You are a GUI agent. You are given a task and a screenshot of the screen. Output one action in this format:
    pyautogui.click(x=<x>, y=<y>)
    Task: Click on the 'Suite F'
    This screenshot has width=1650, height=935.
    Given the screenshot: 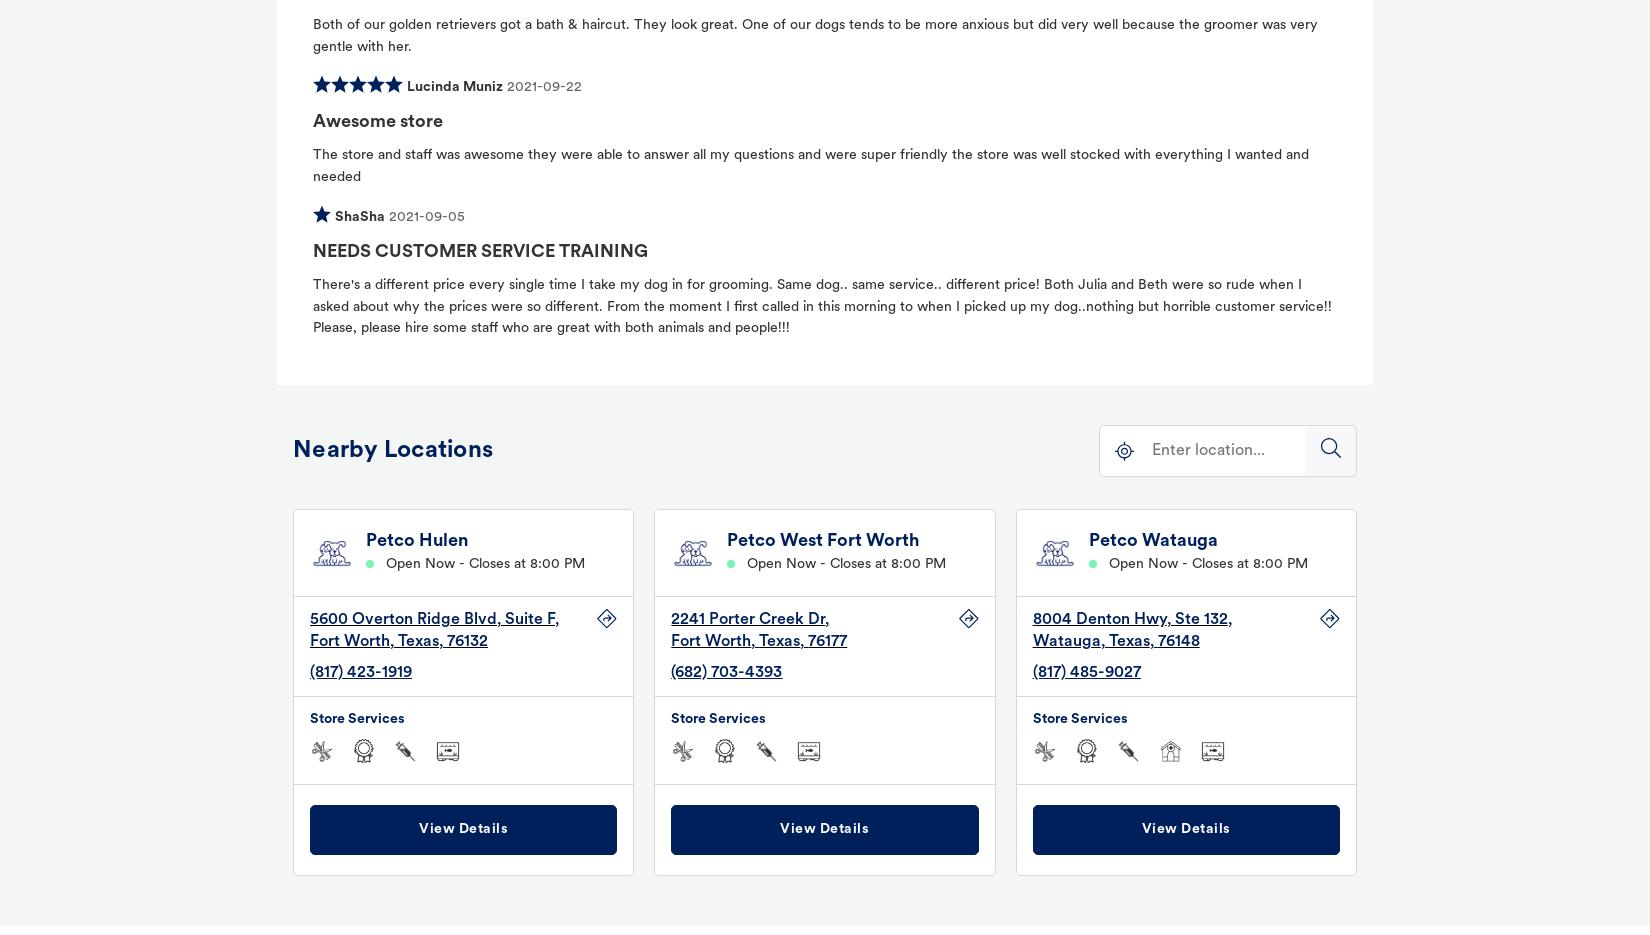 What is the action you would take?
    pyautogui.click(x=528, y=618)
    